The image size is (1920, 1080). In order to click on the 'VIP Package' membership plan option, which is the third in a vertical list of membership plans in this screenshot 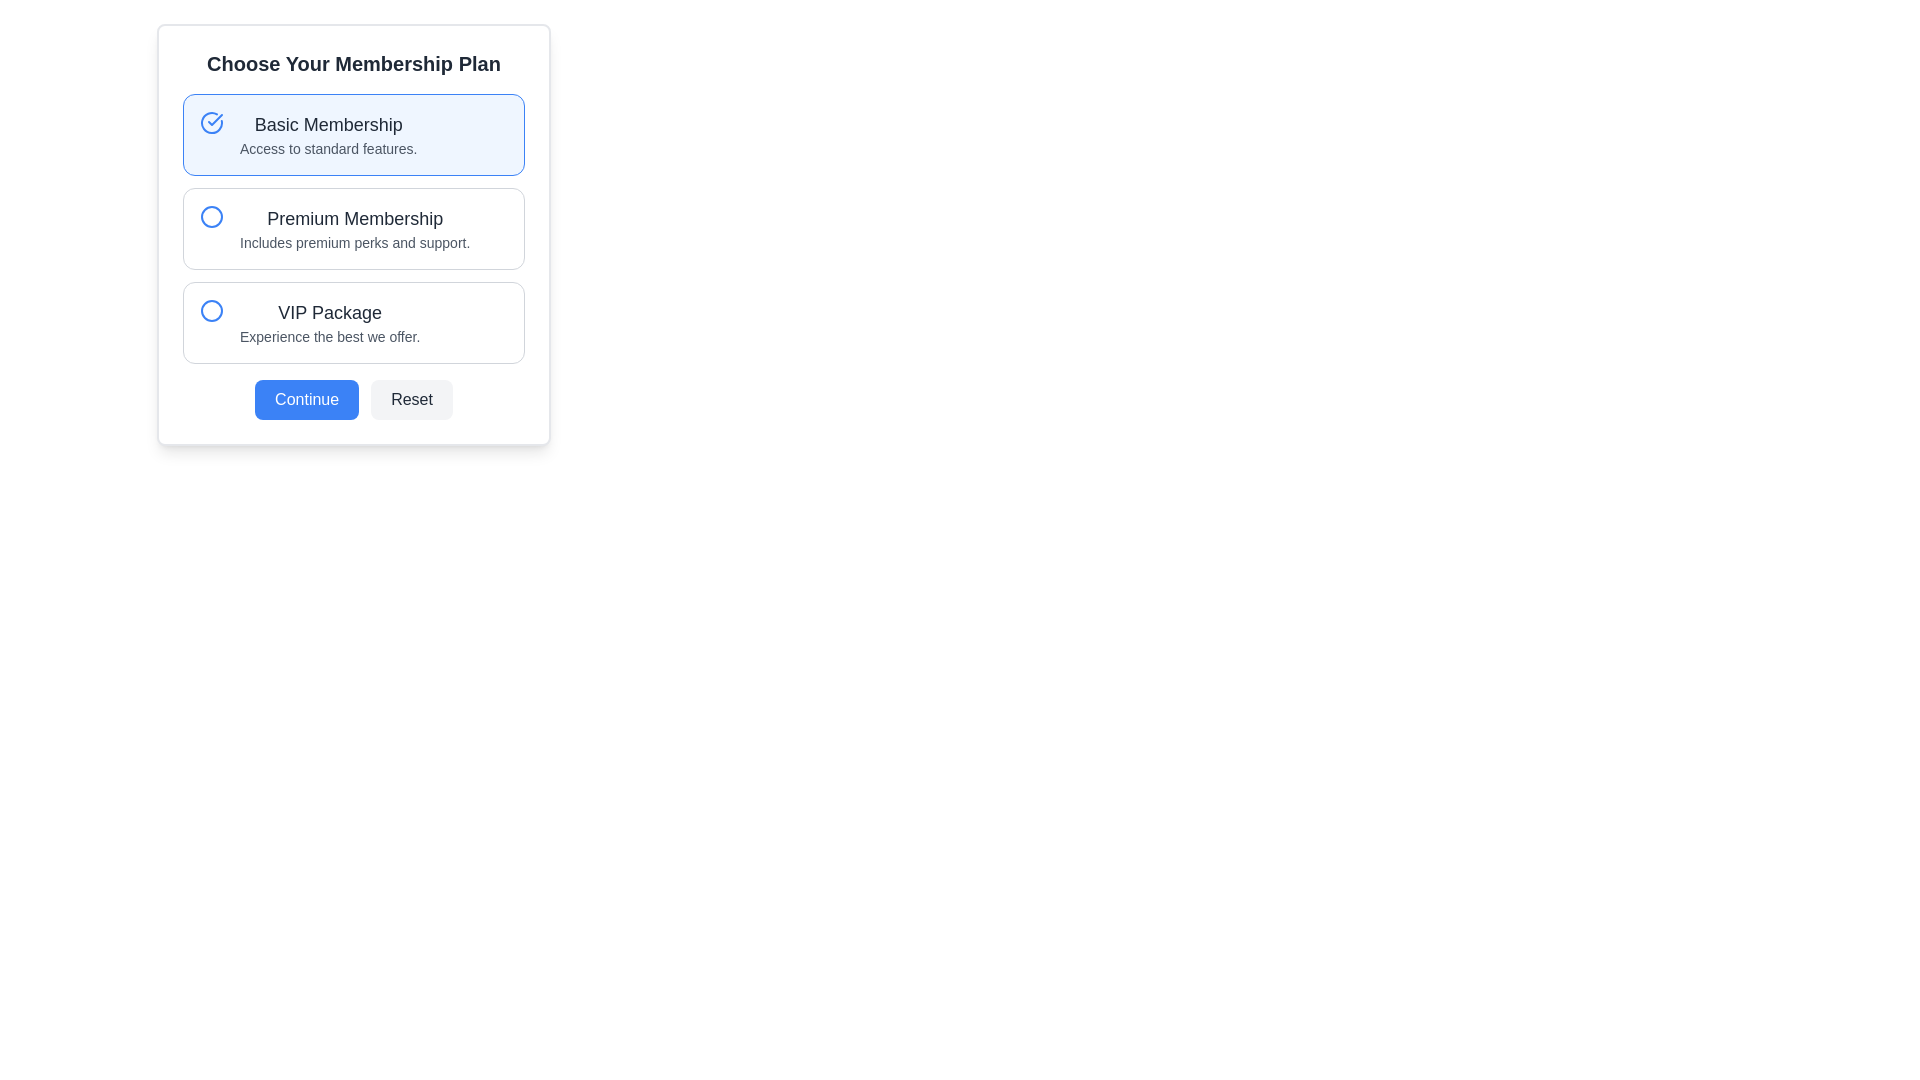, I will do `click(330, 322)`.